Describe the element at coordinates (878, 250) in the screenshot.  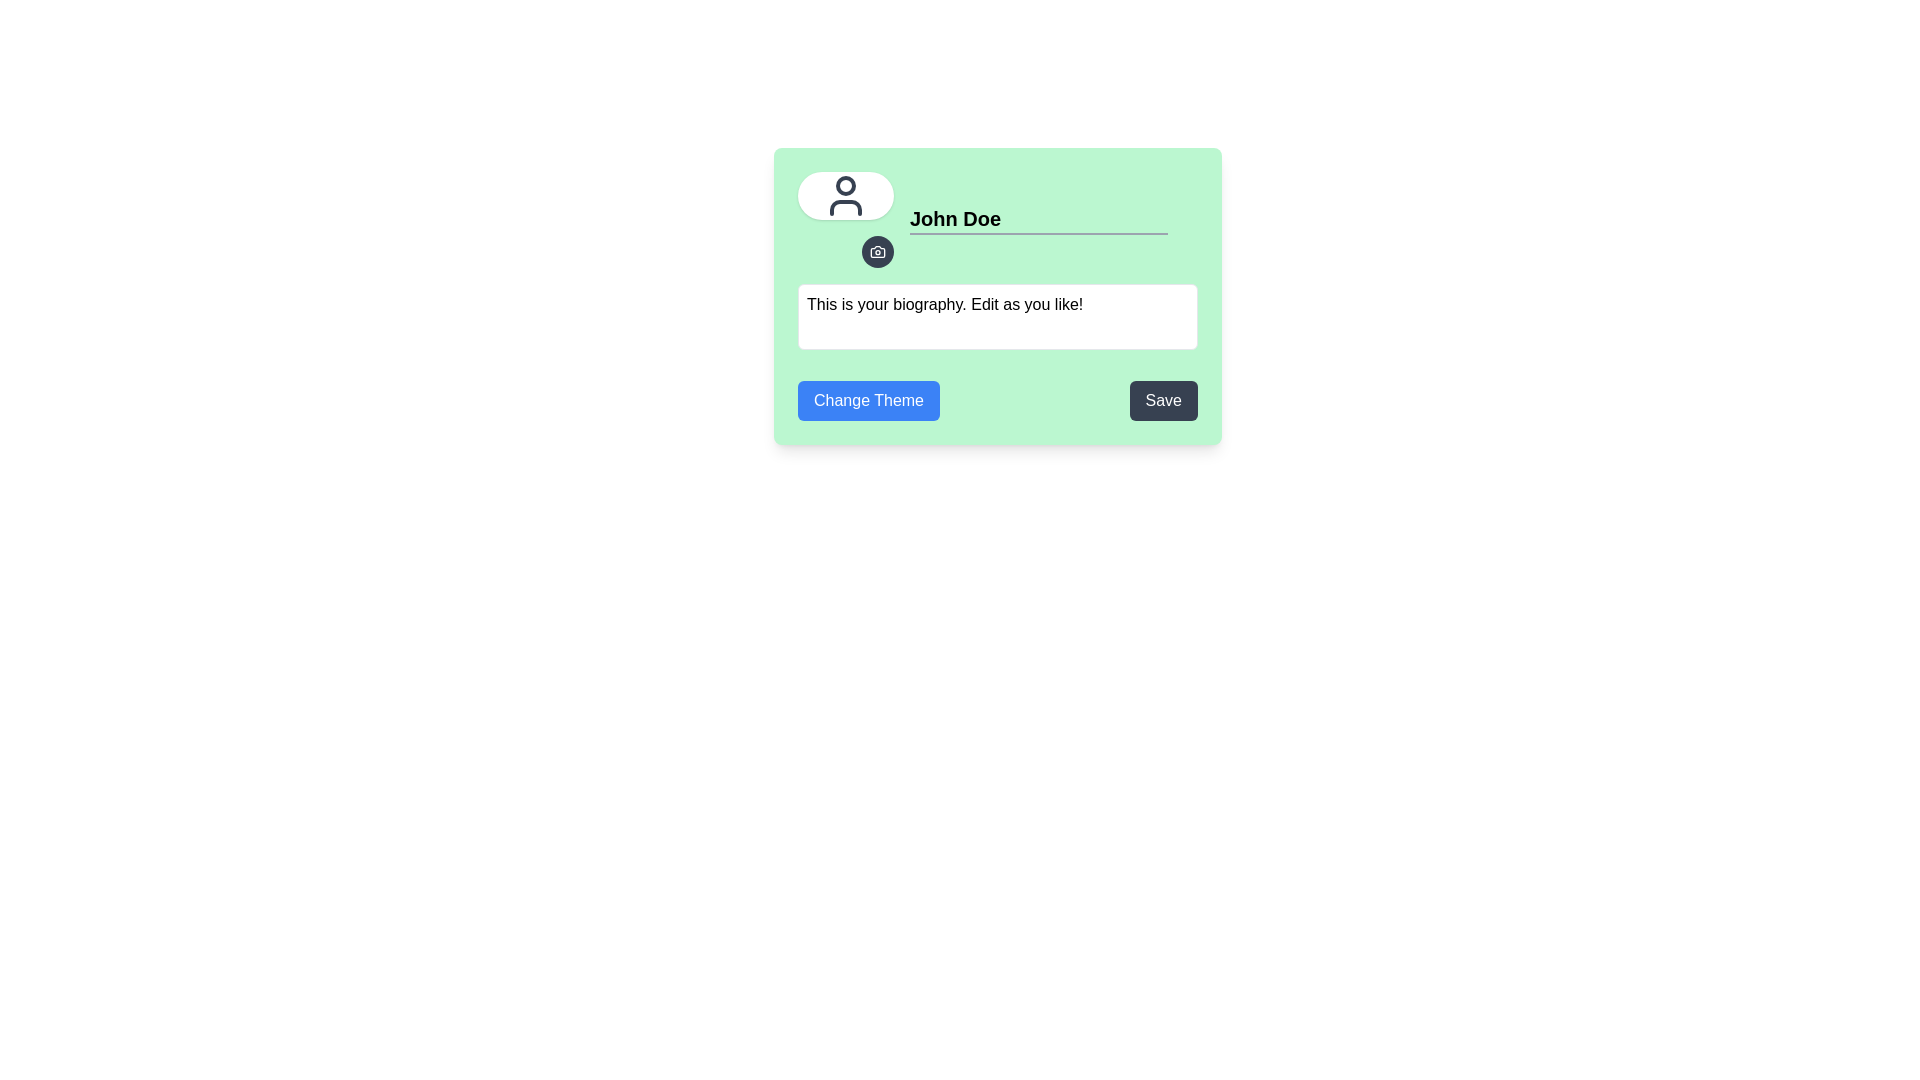
I see `the icon within the circular button located beneath the user's name to initiate the profile picture update` at that location.